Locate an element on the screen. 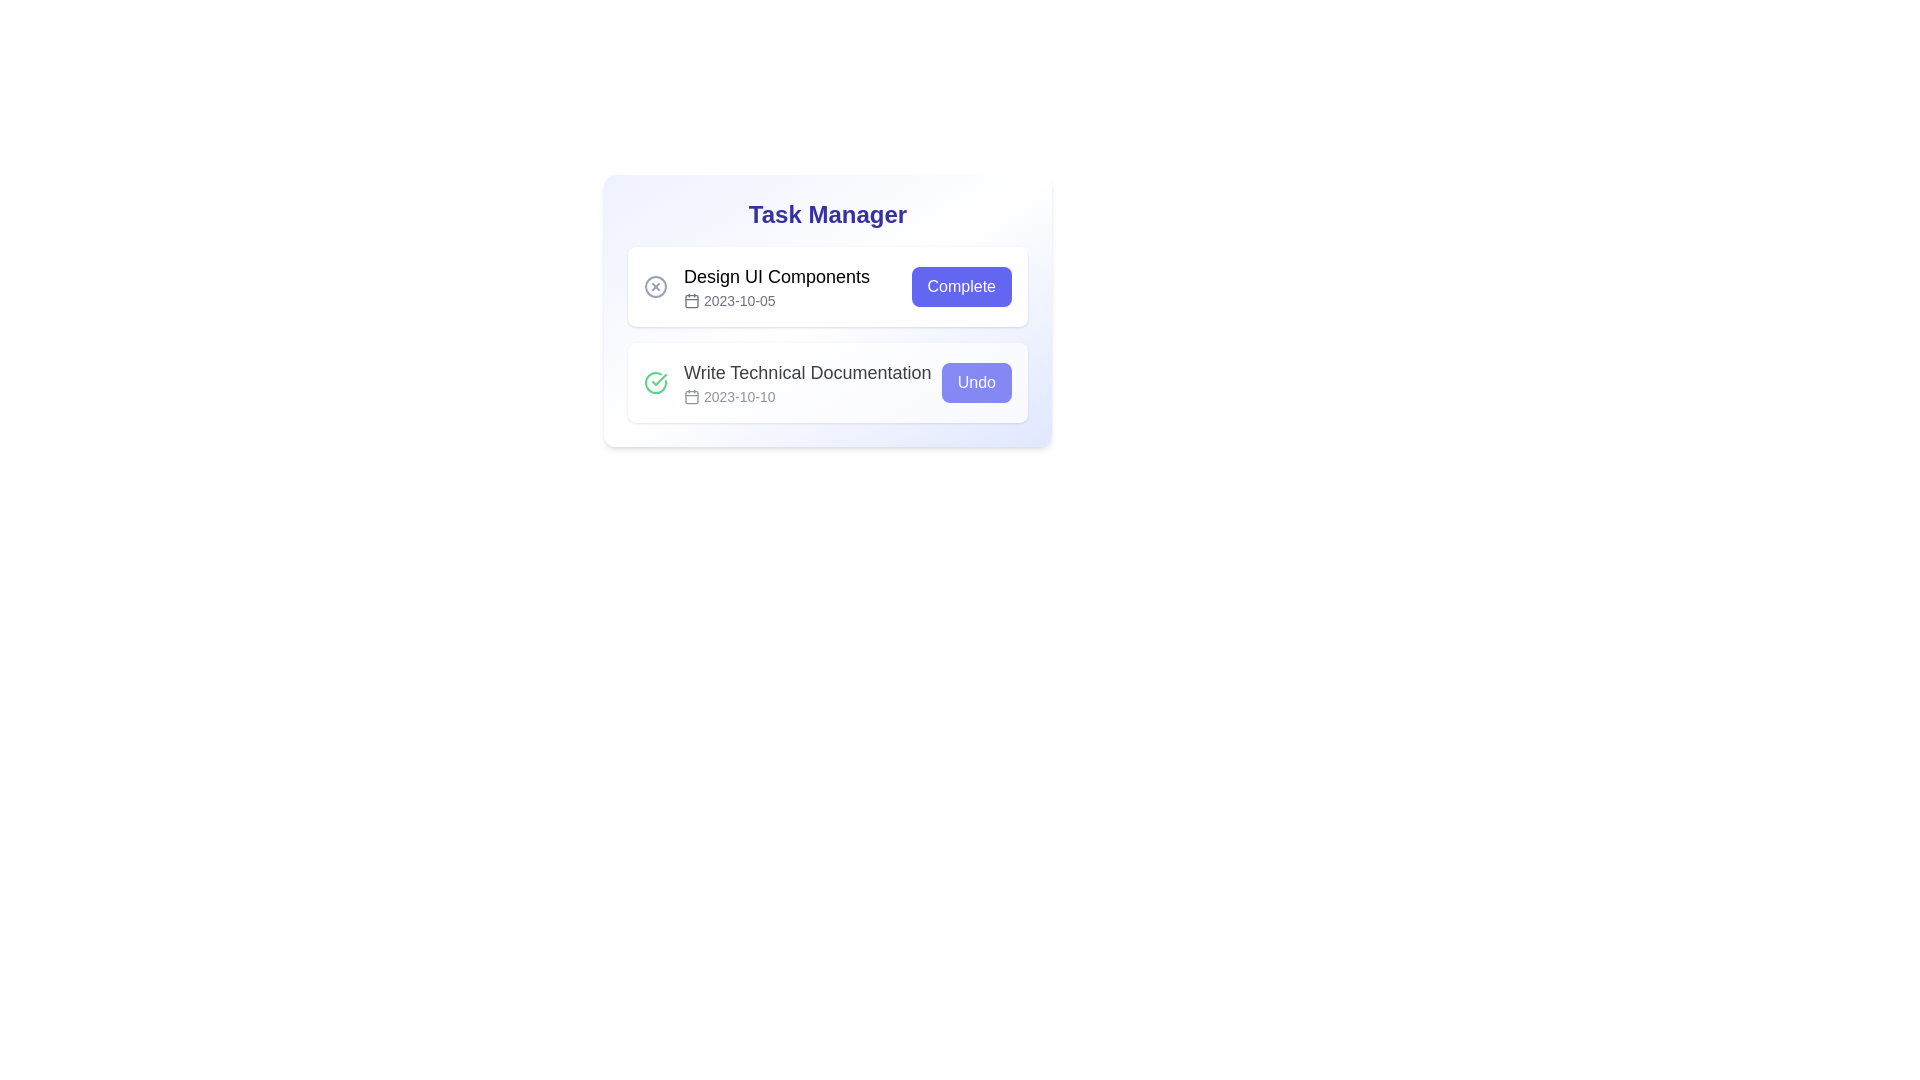  the task icon Write Technical Documentation to toggle its completion state is located at coordinates (656, 382).